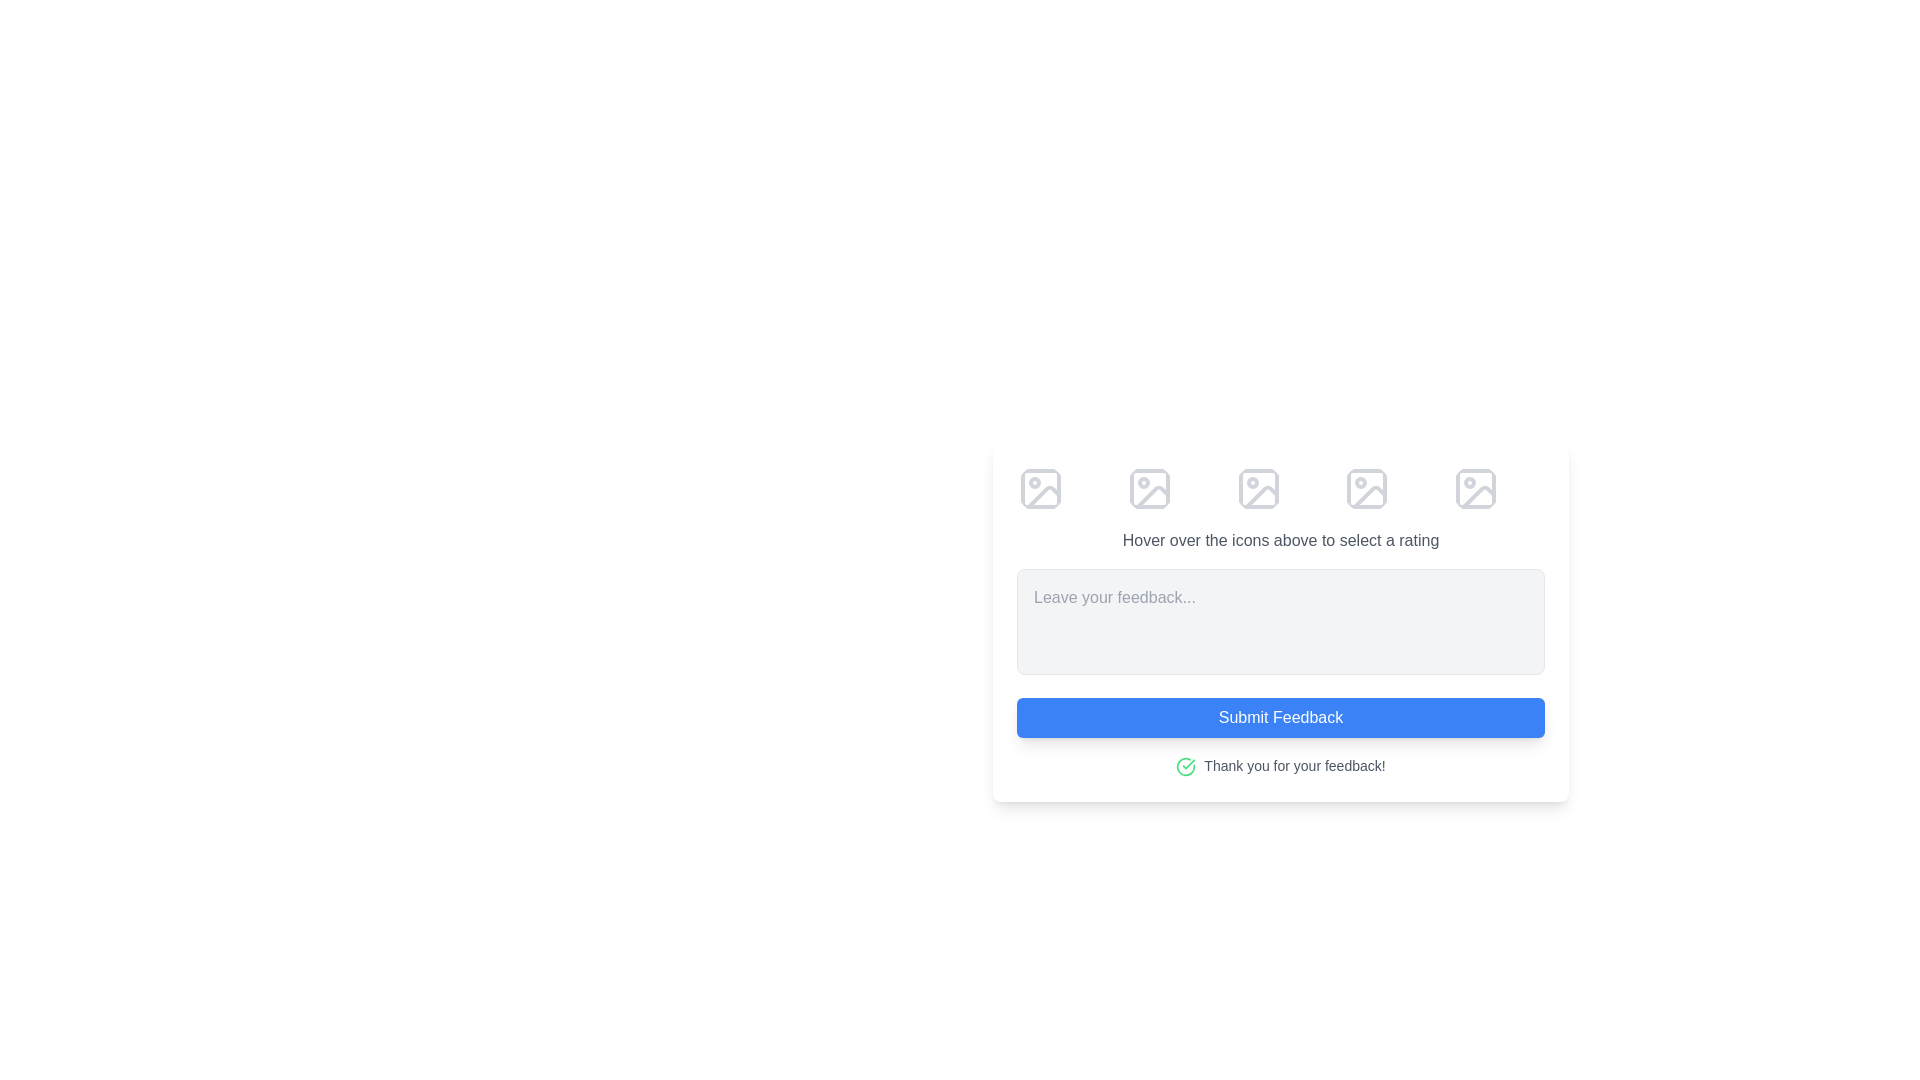  What do you see at coordinates (1366, 489) in the screenshot?
I see `the small rectangular decorative element with rounded corners, which is centrally positioned within the fourth icon in the row of icons above the text box in the feedback form layout` at bounding box center [1366, 489].